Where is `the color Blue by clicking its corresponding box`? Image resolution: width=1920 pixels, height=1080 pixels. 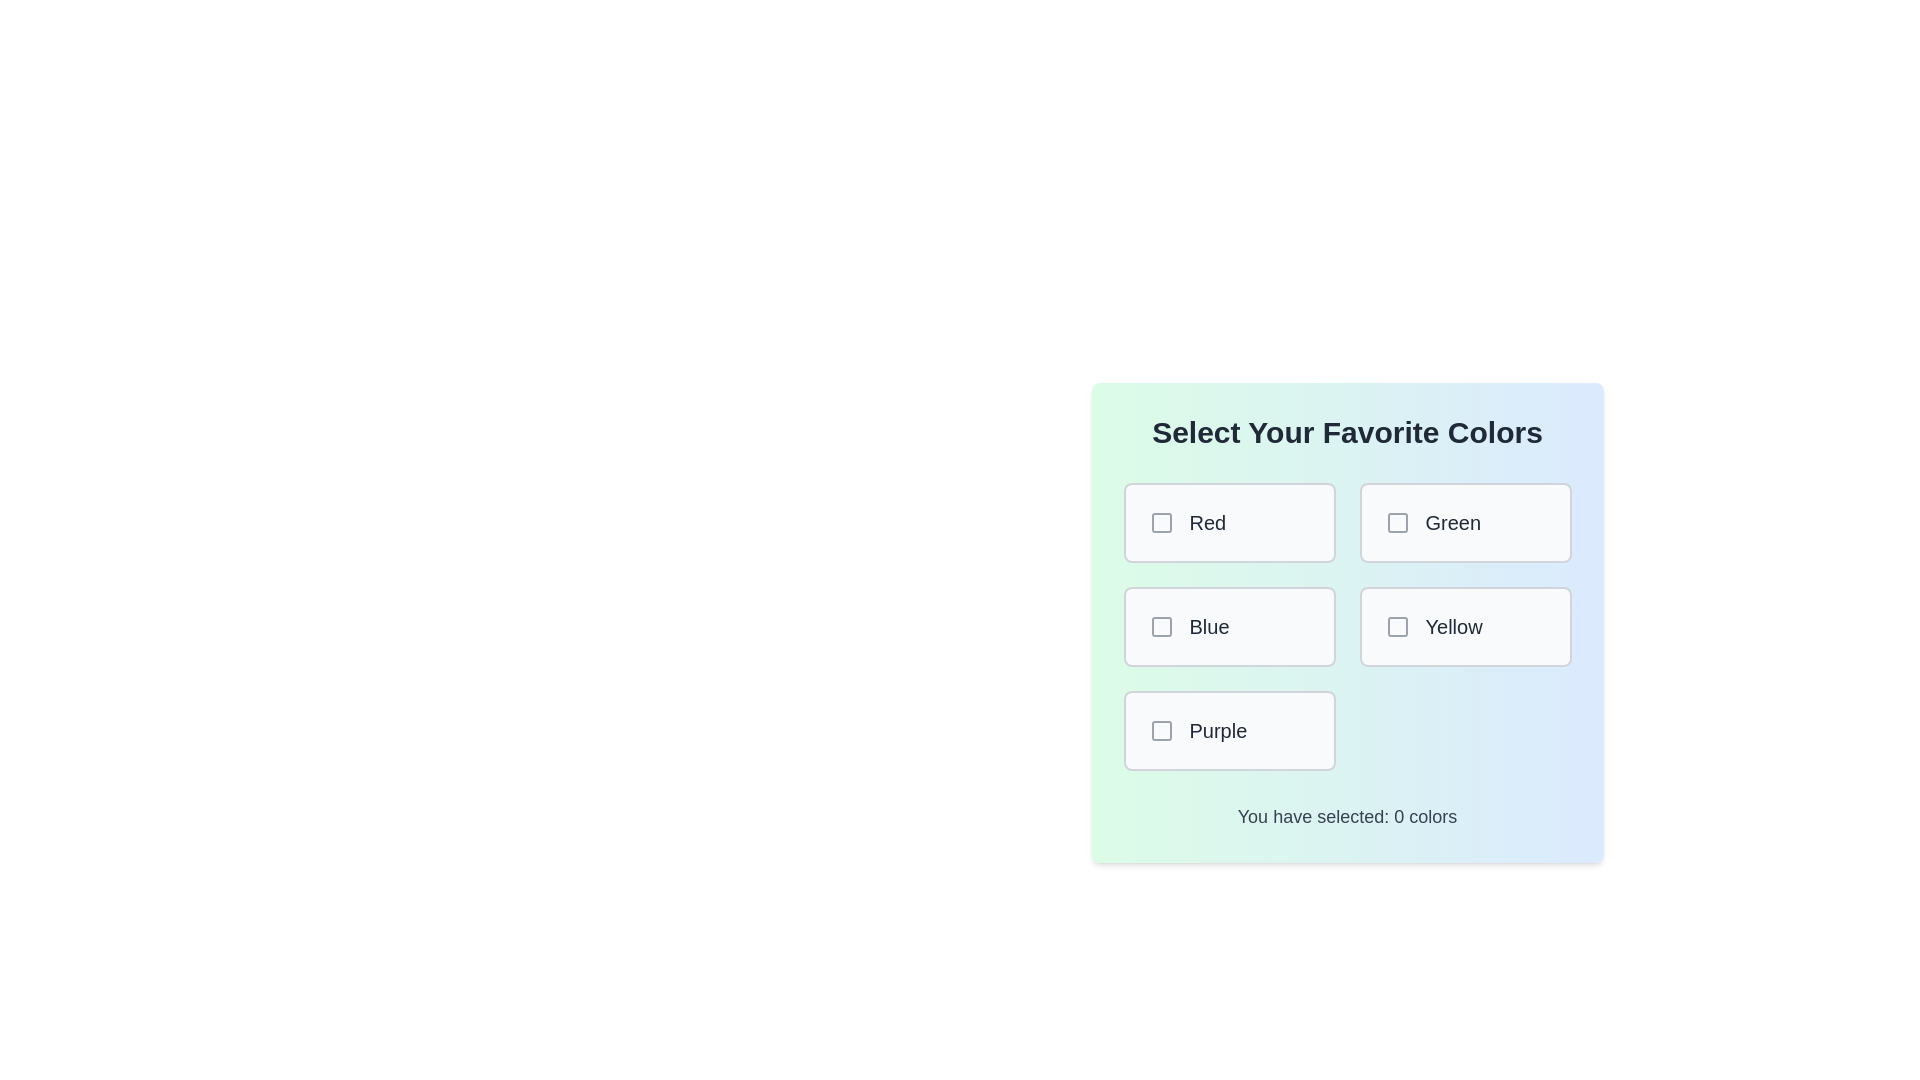
the color Blue by clicking its corresponding box is located at coordinates (1228, 626).